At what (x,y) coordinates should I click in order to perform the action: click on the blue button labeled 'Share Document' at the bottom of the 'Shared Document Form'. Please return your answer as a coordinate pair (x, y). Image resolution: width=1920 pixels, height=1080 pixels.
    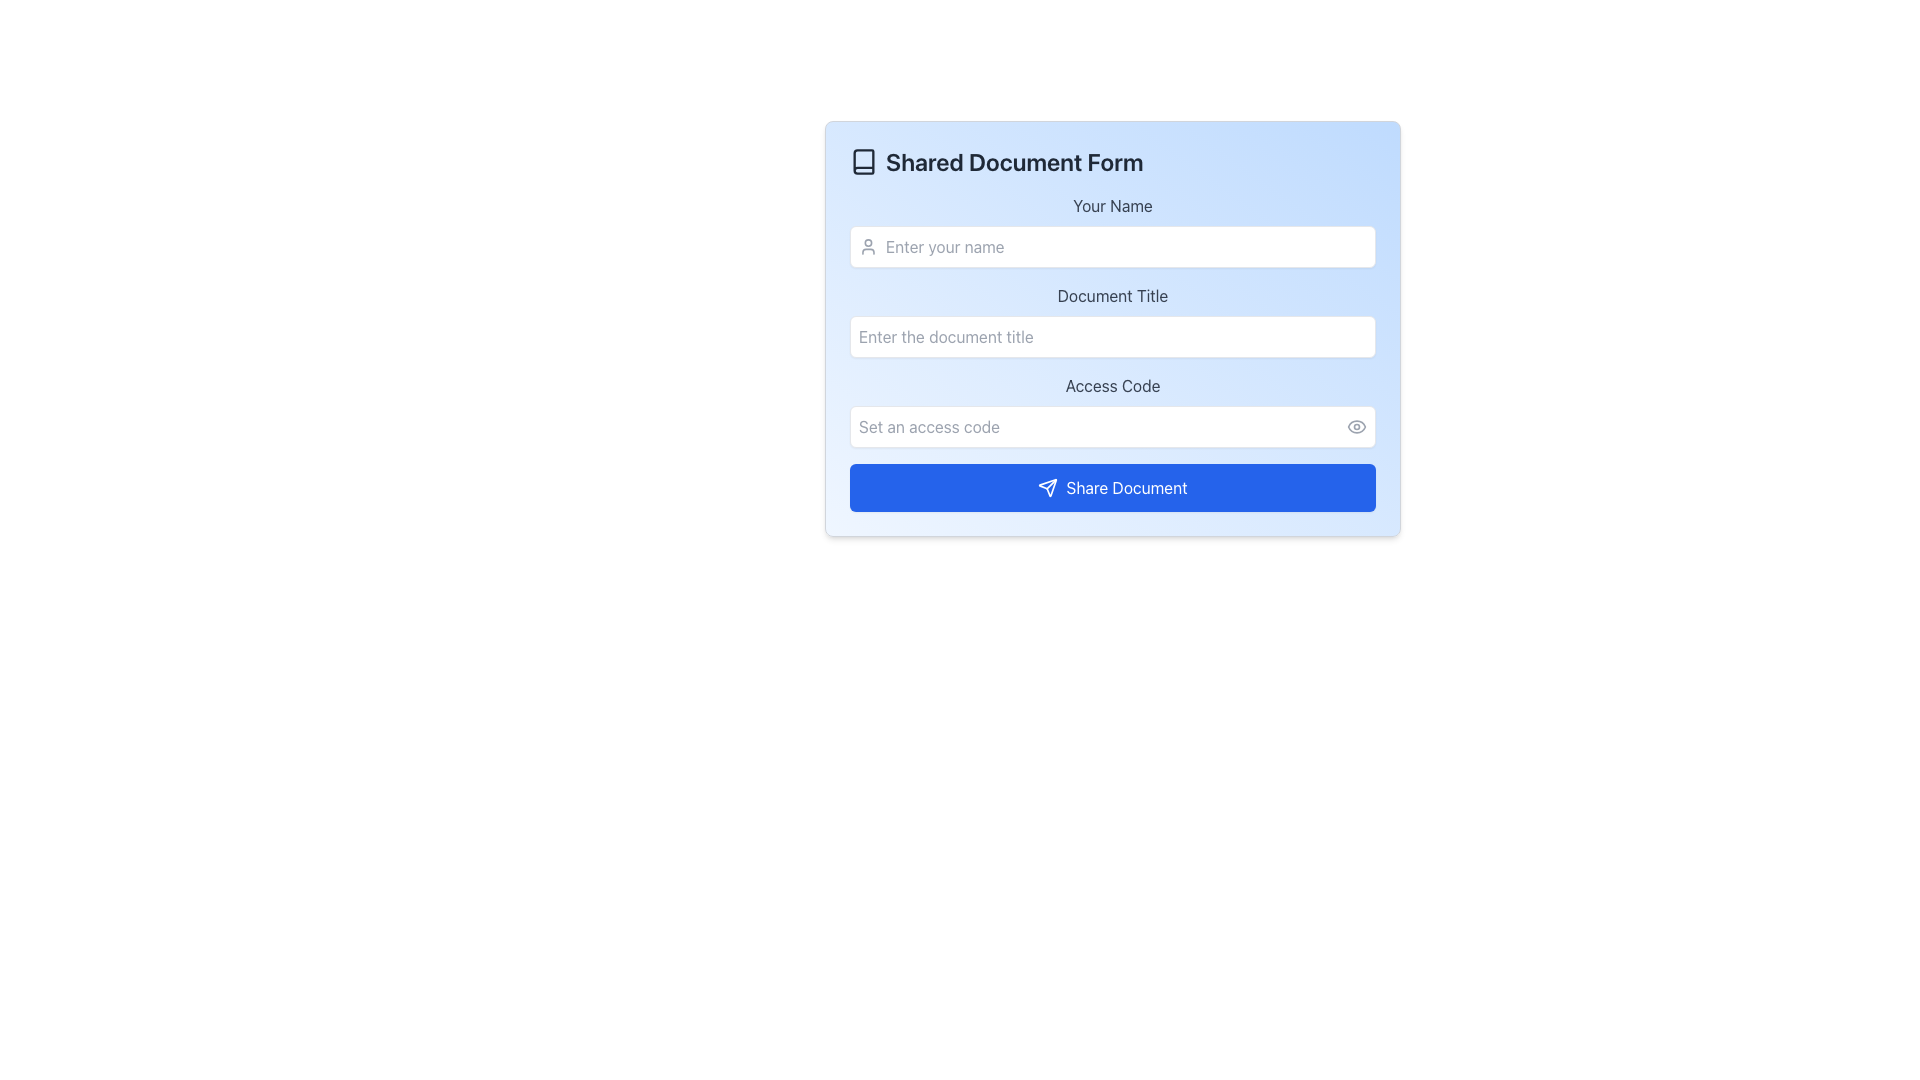
    Looking at the image, I should click on (1112, 488).